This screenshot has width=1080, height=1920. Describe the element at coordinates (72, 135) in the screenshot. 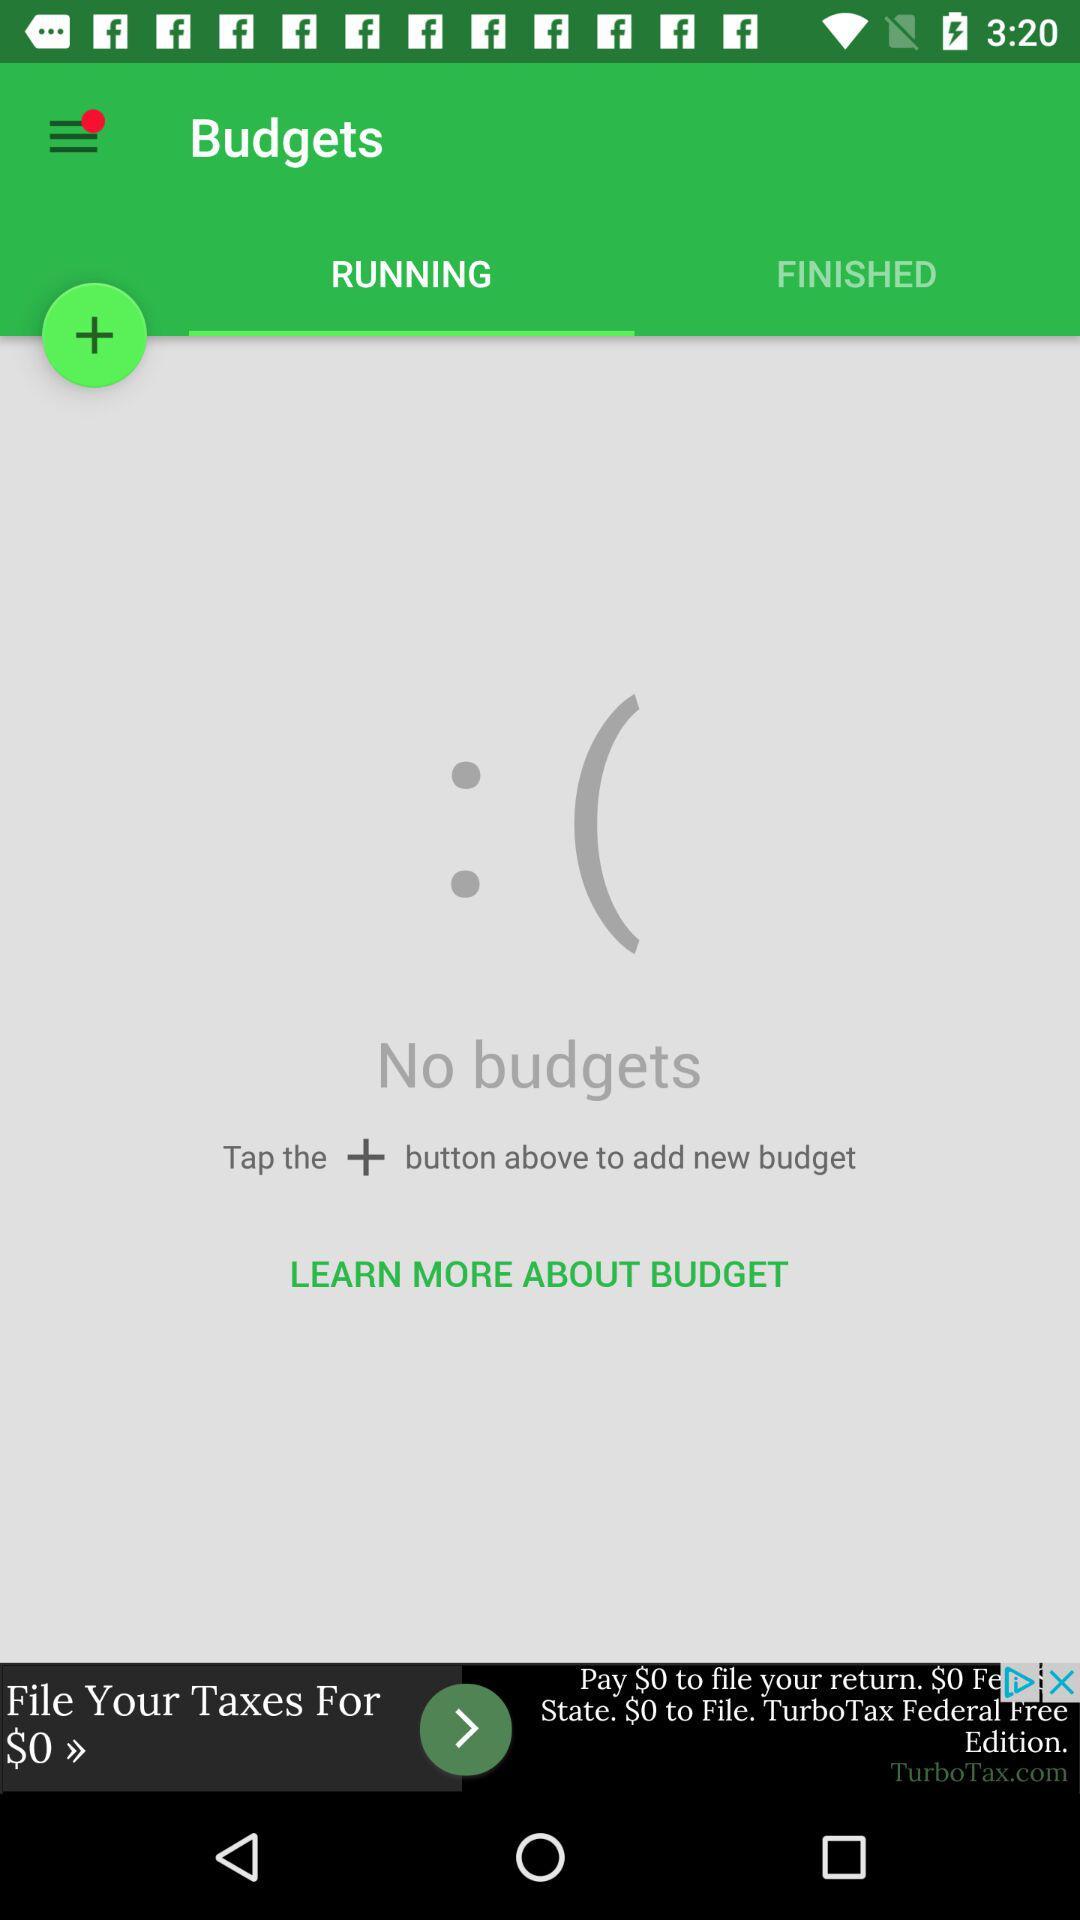

I see `open menu` at that location.